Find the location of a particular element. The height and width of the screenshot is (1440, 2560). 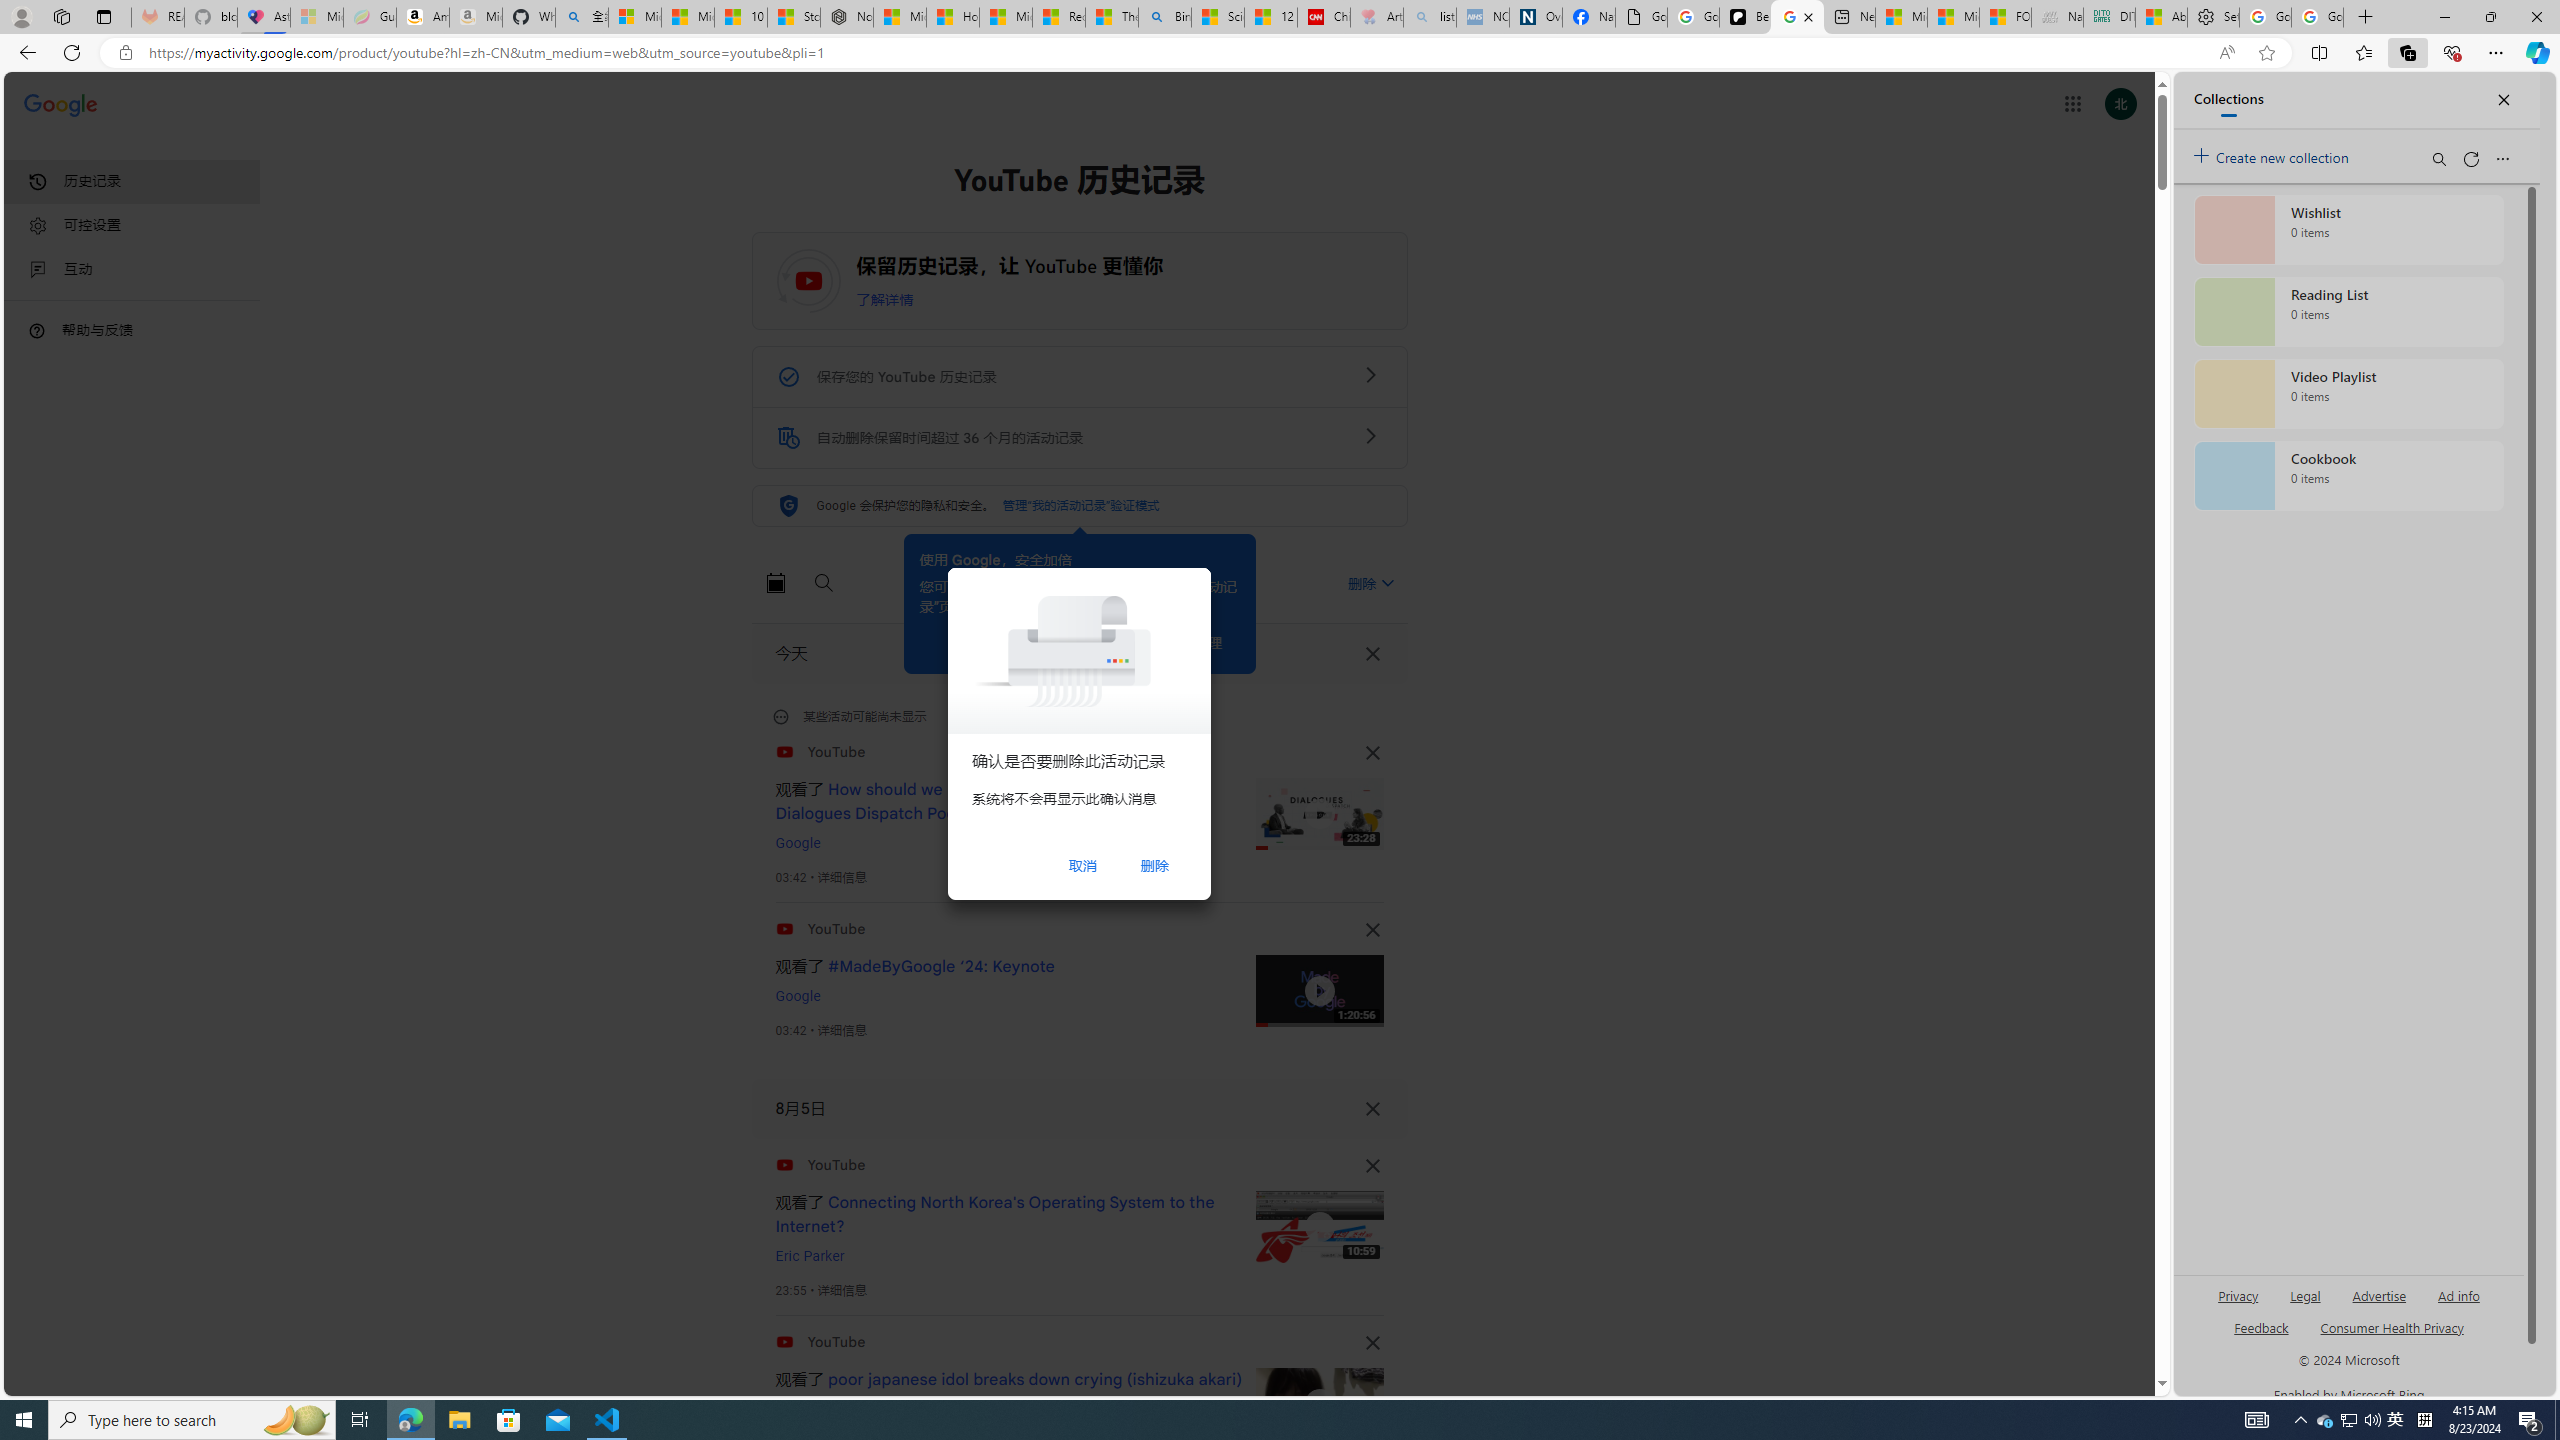

'12 Popular Science Lies that Must be Corrected' is located at coordinates (1271, 16).